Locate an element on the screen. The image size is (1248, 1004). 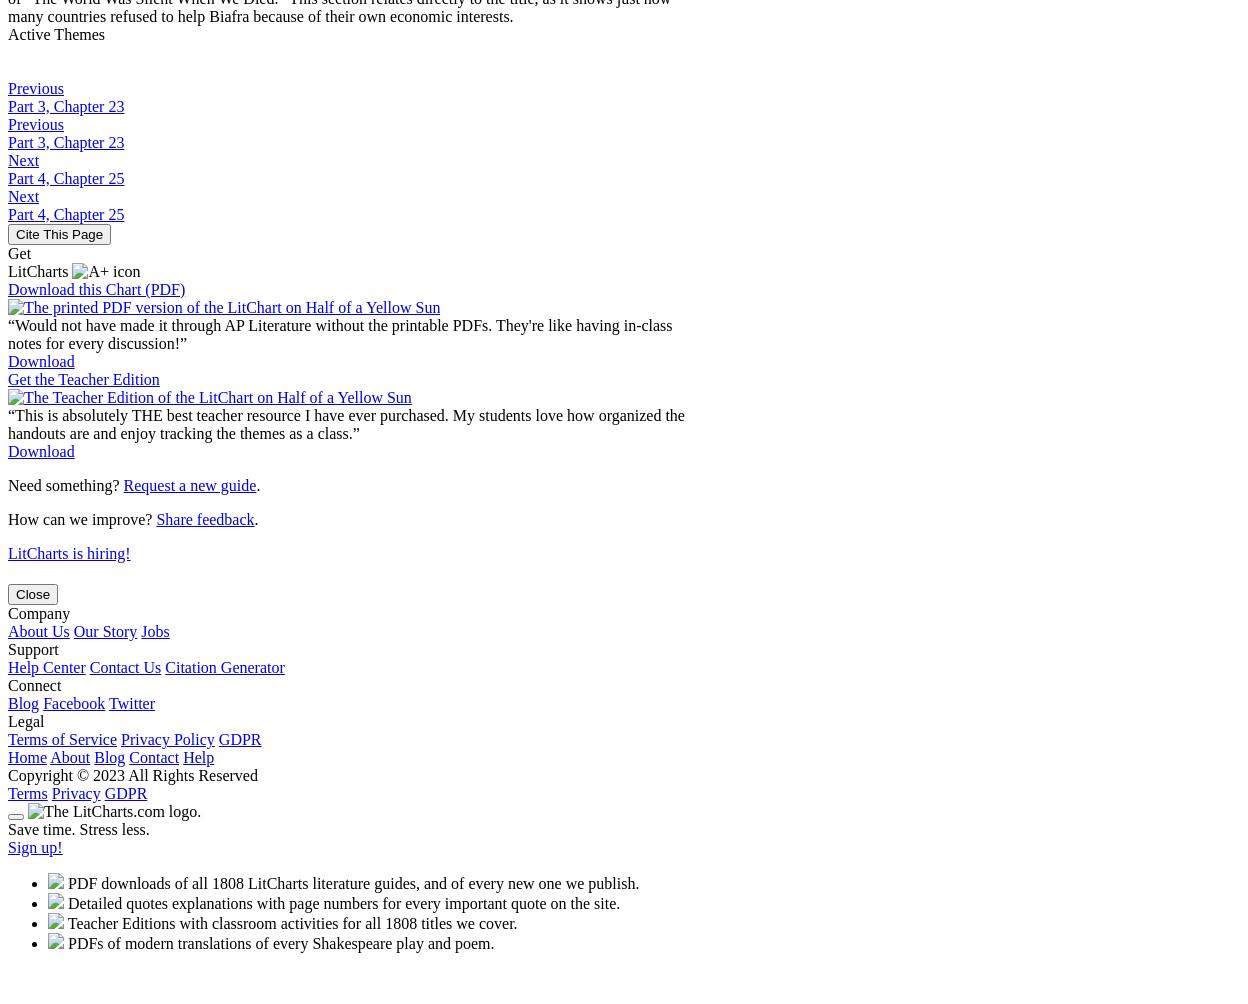
'Contact' is located at coordinates (154, 756).